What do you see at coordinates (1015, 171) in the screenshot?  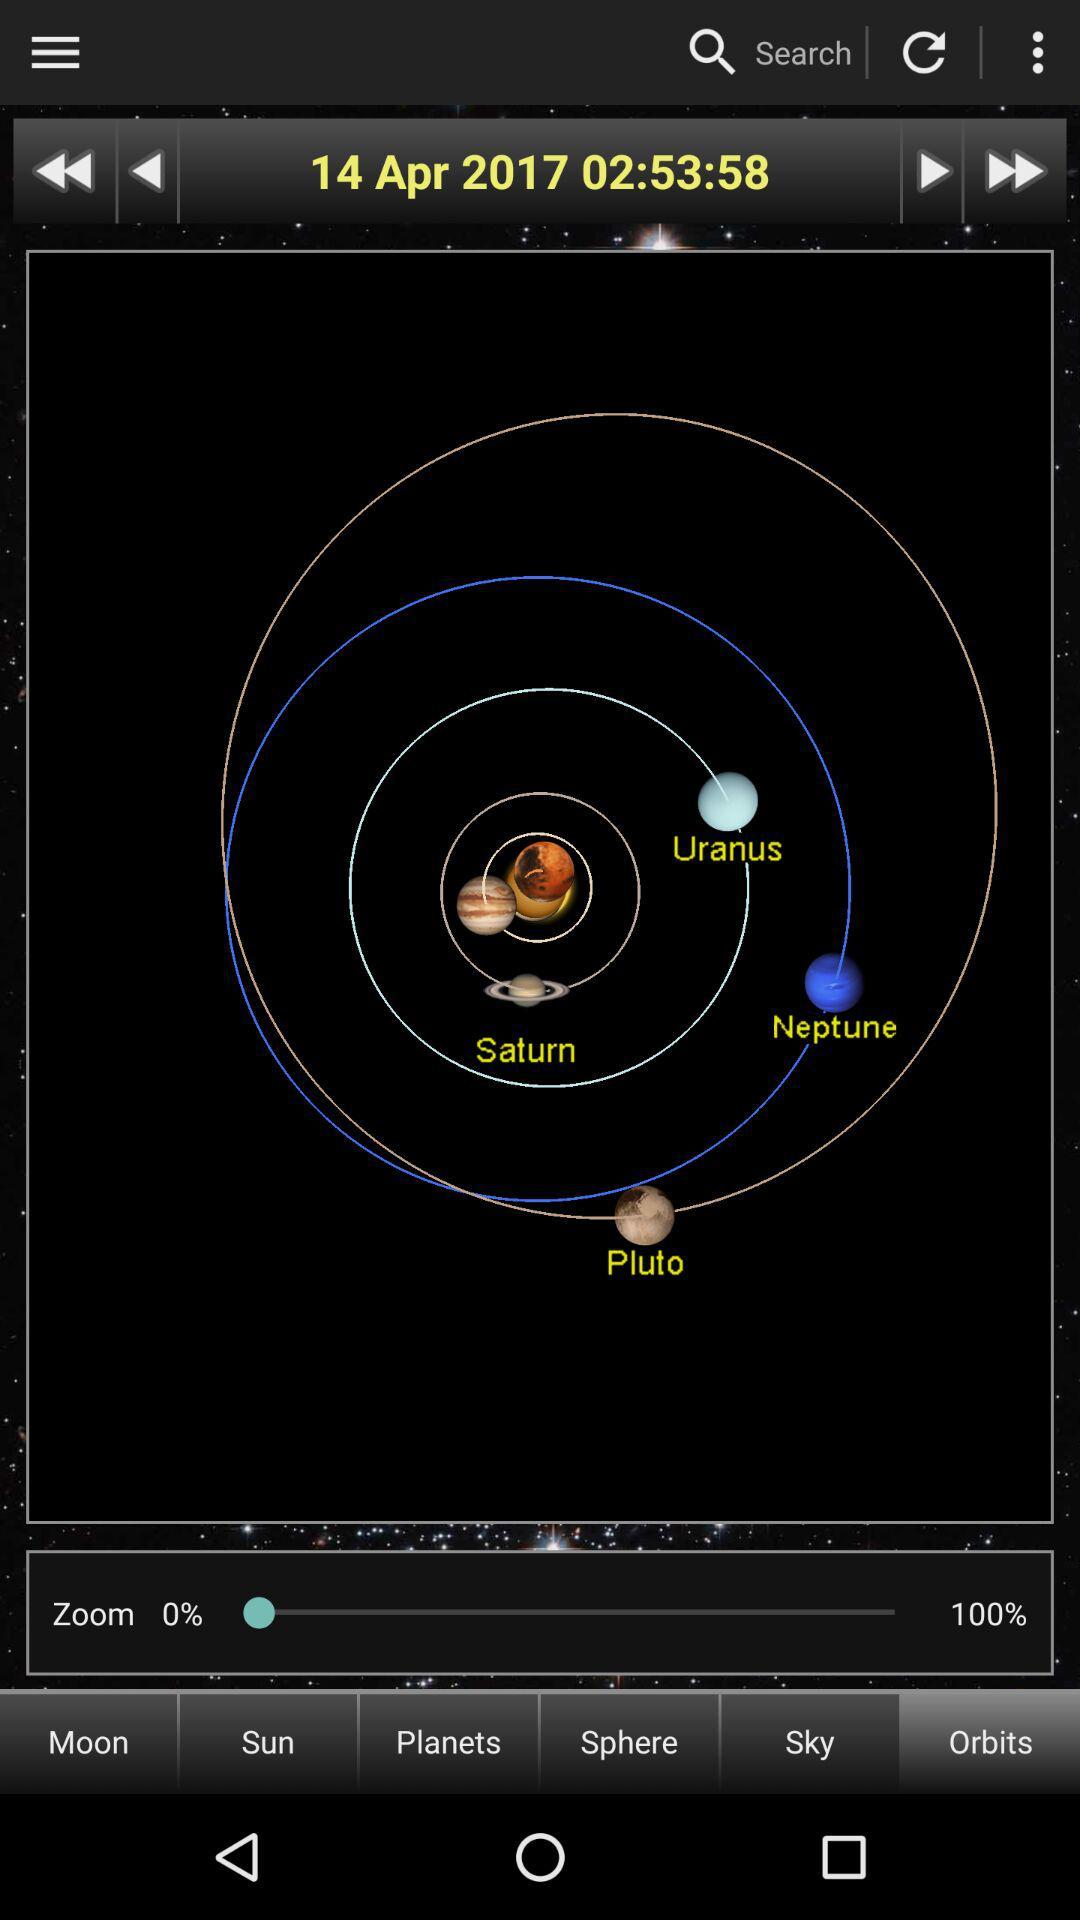 I see `next` at bounding box center [1015, 171].